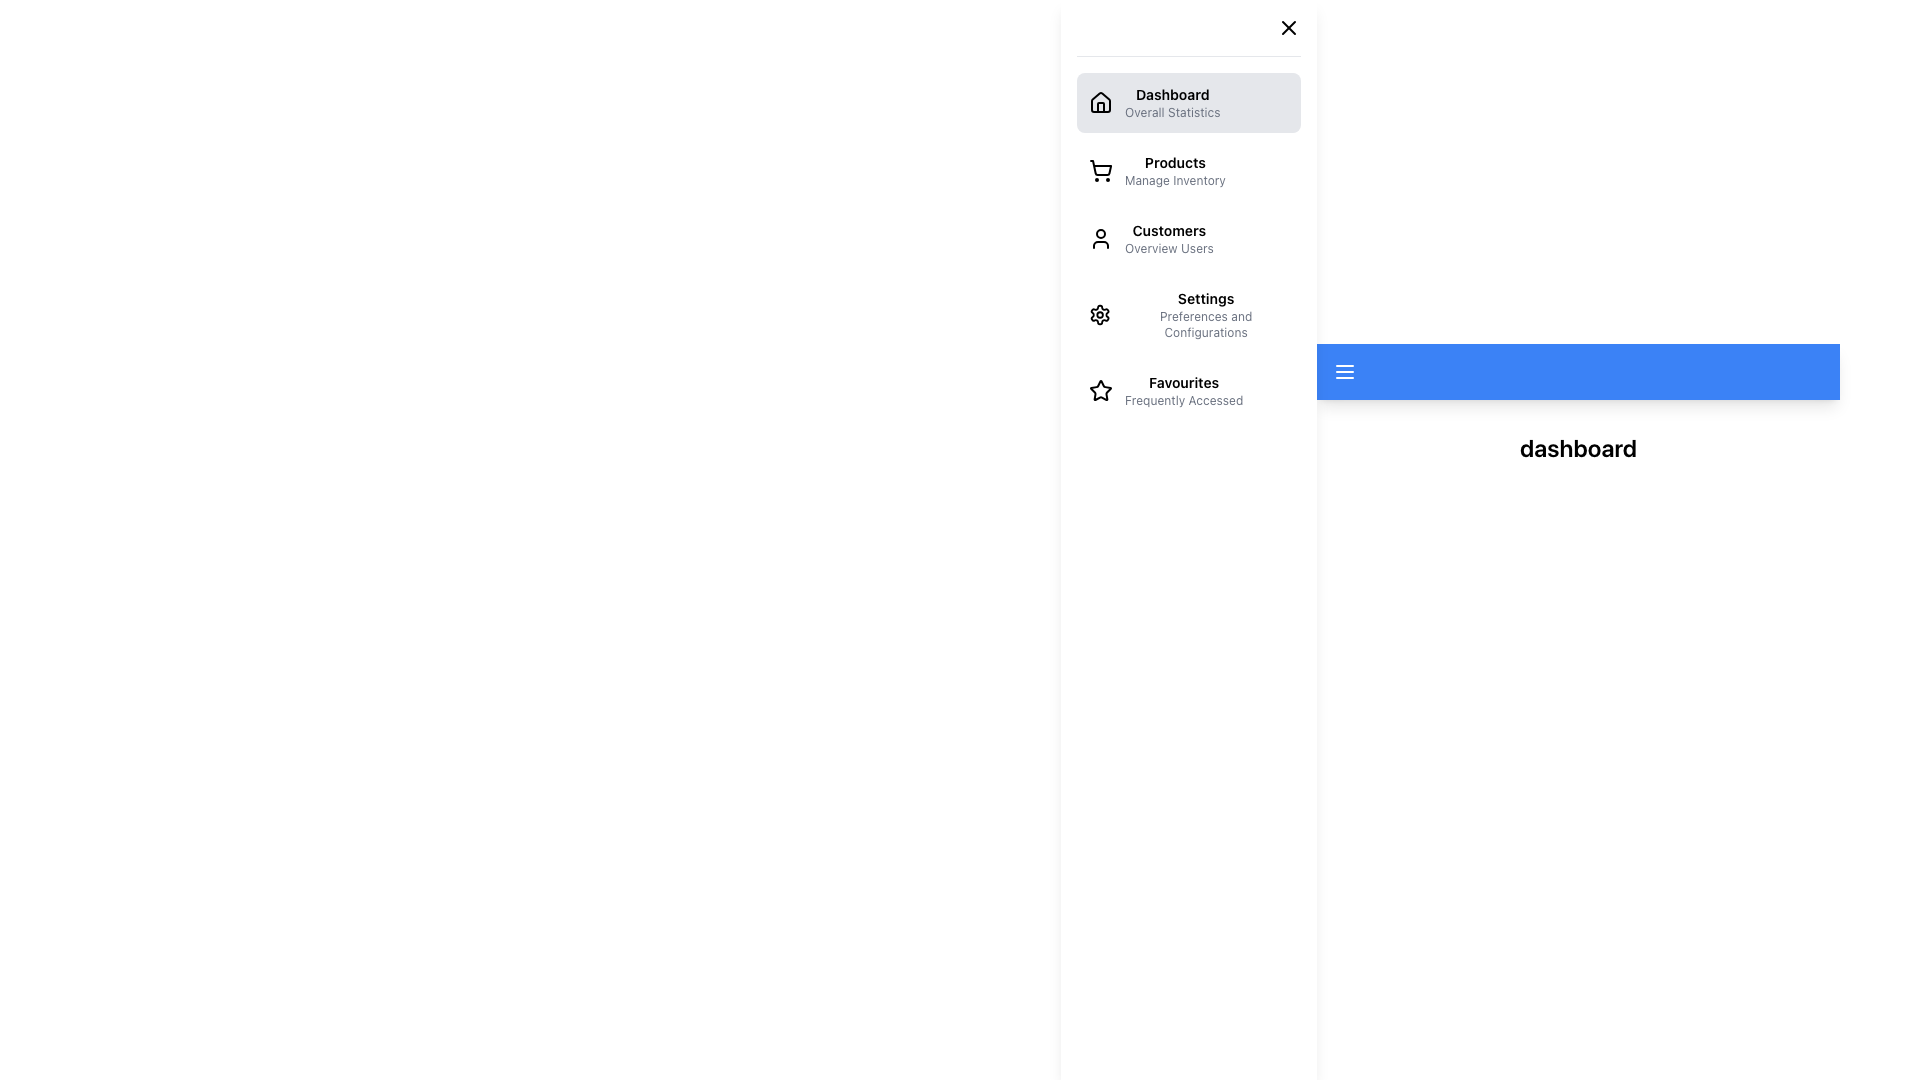  What do you see at coordinates (1344, 371) in the screenshot?
I see `the hamburger menu icon located in the top-left region of the blue rectangular header` at bounding box center [1344, 371].